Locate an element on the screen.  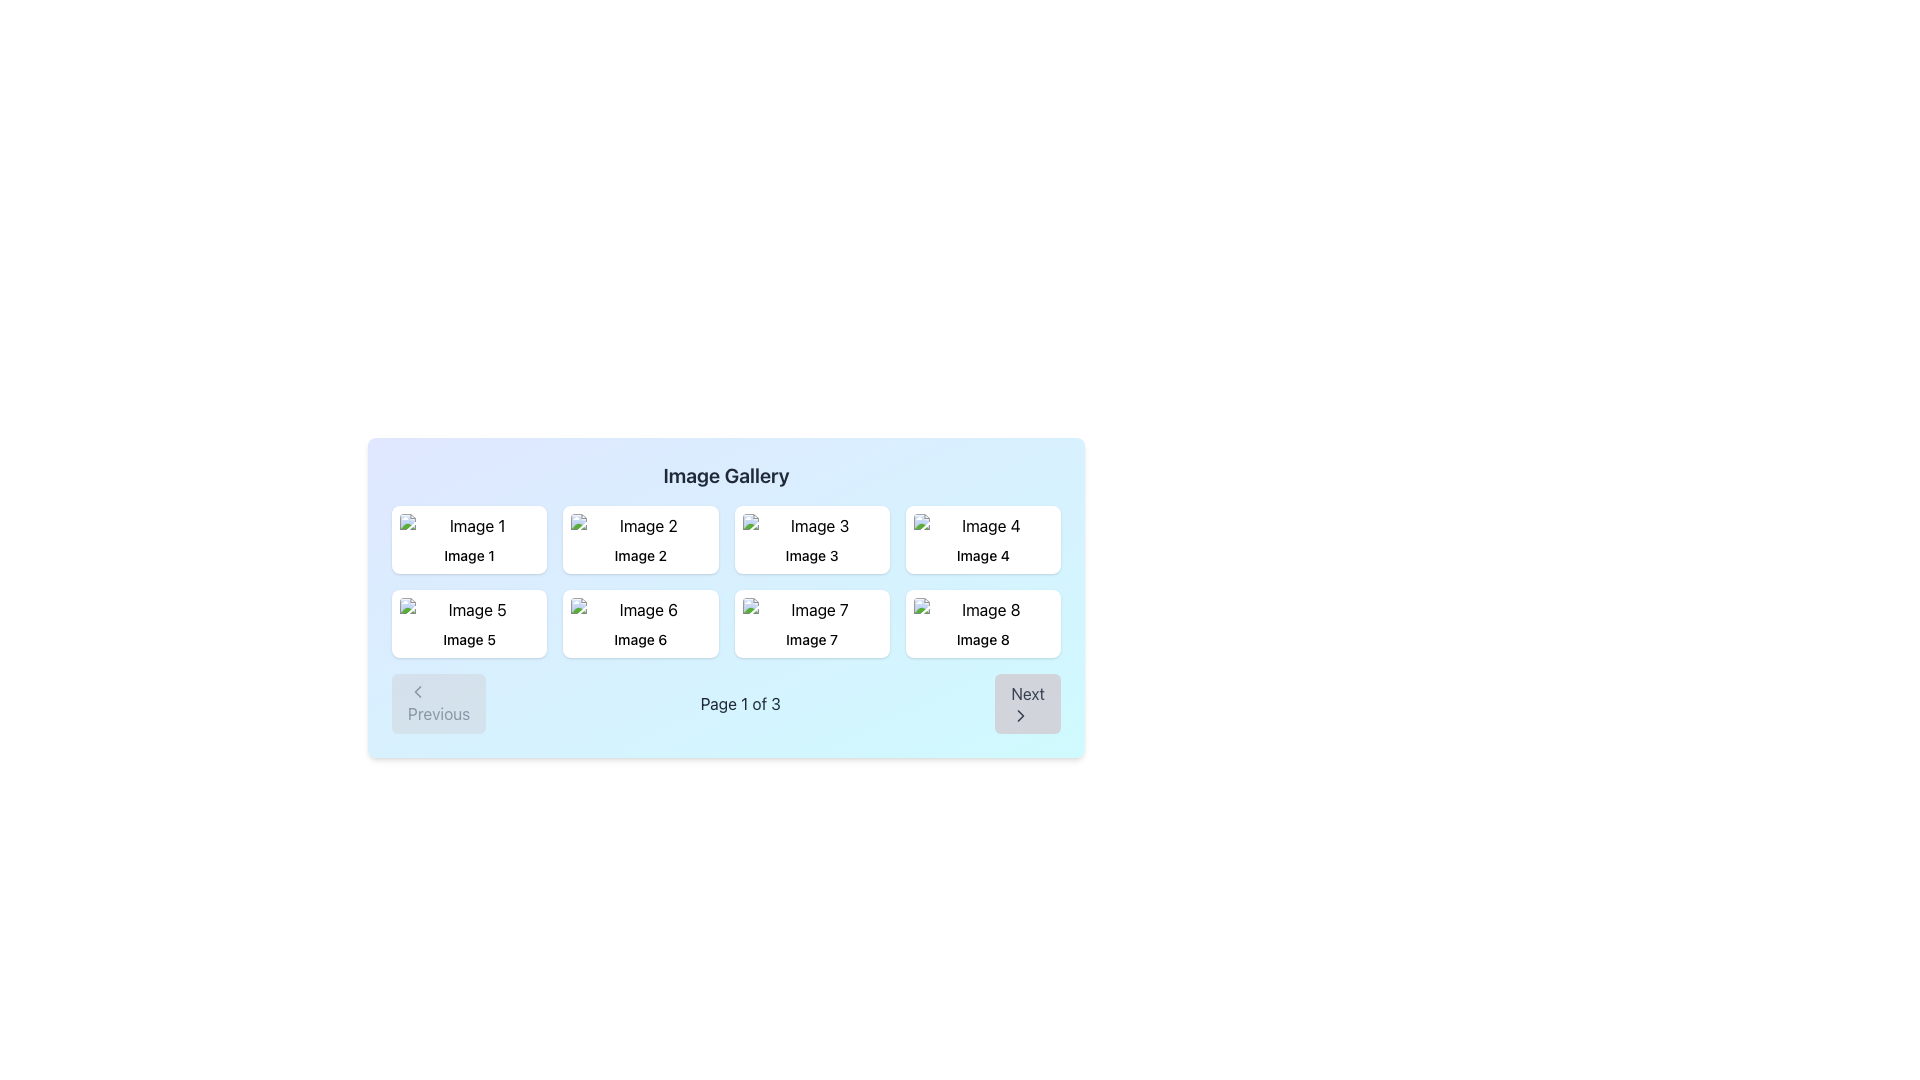
the composite UI component that visually displays information about Image 5, located in the first column of the second row in a grid of 8 items is located at coordinates (468, 623).